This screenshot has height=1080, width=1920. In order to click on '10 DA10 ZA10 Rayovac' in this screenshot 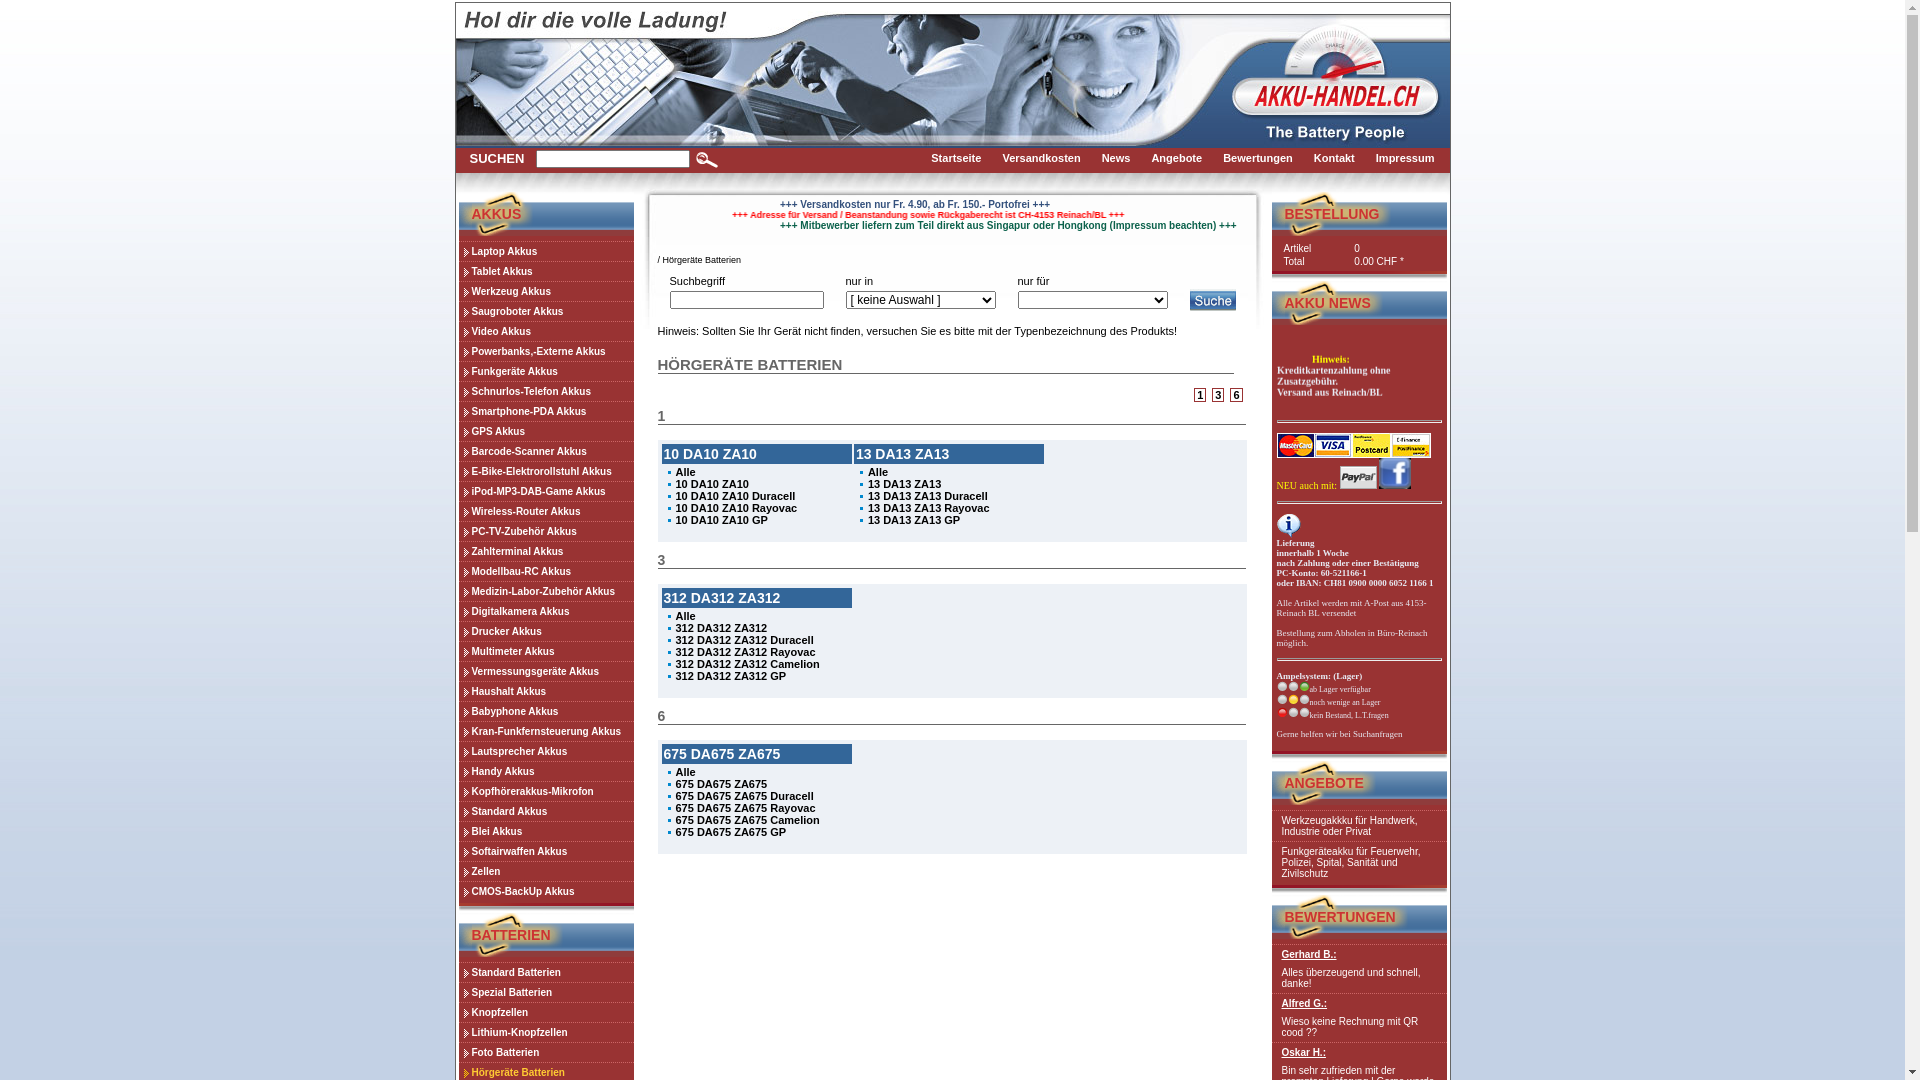, I will do `click(736, 507)`.